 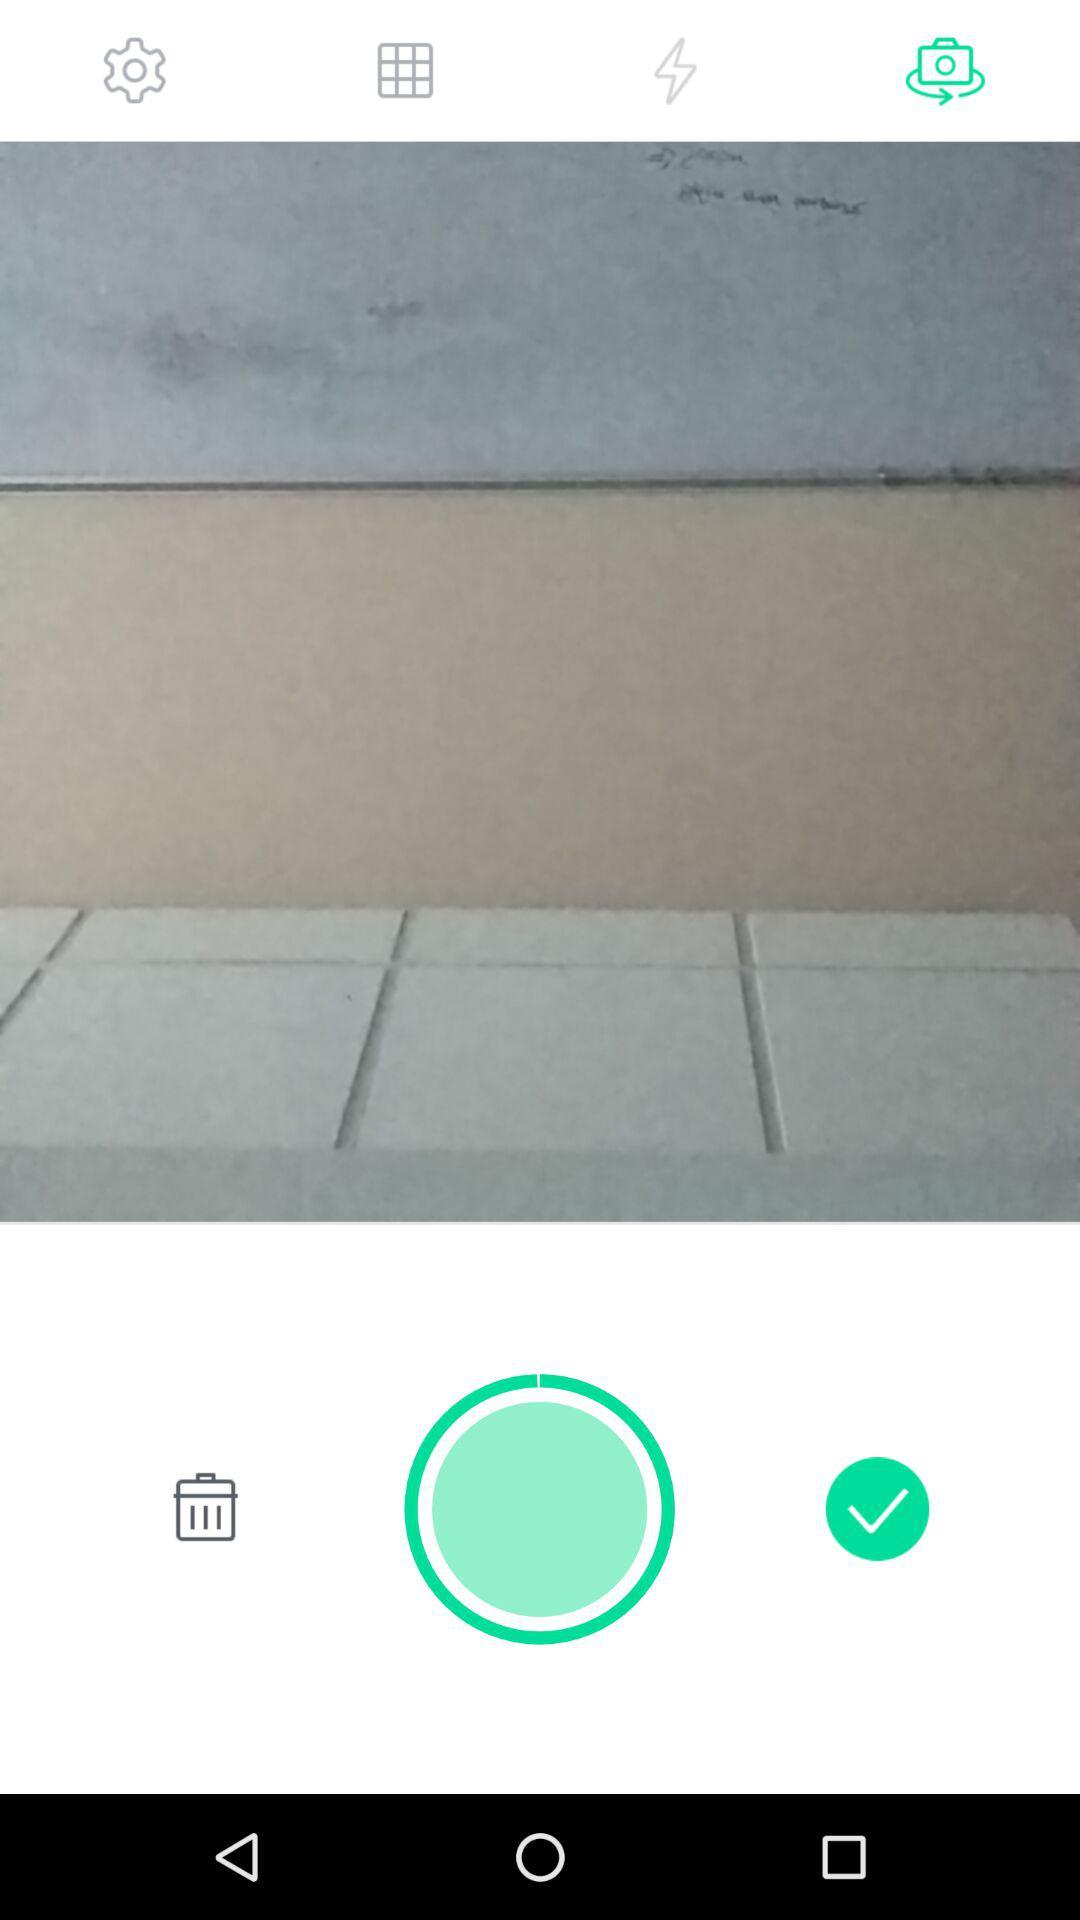 I want to click on the microphone icon, so click(x=945, y=75).